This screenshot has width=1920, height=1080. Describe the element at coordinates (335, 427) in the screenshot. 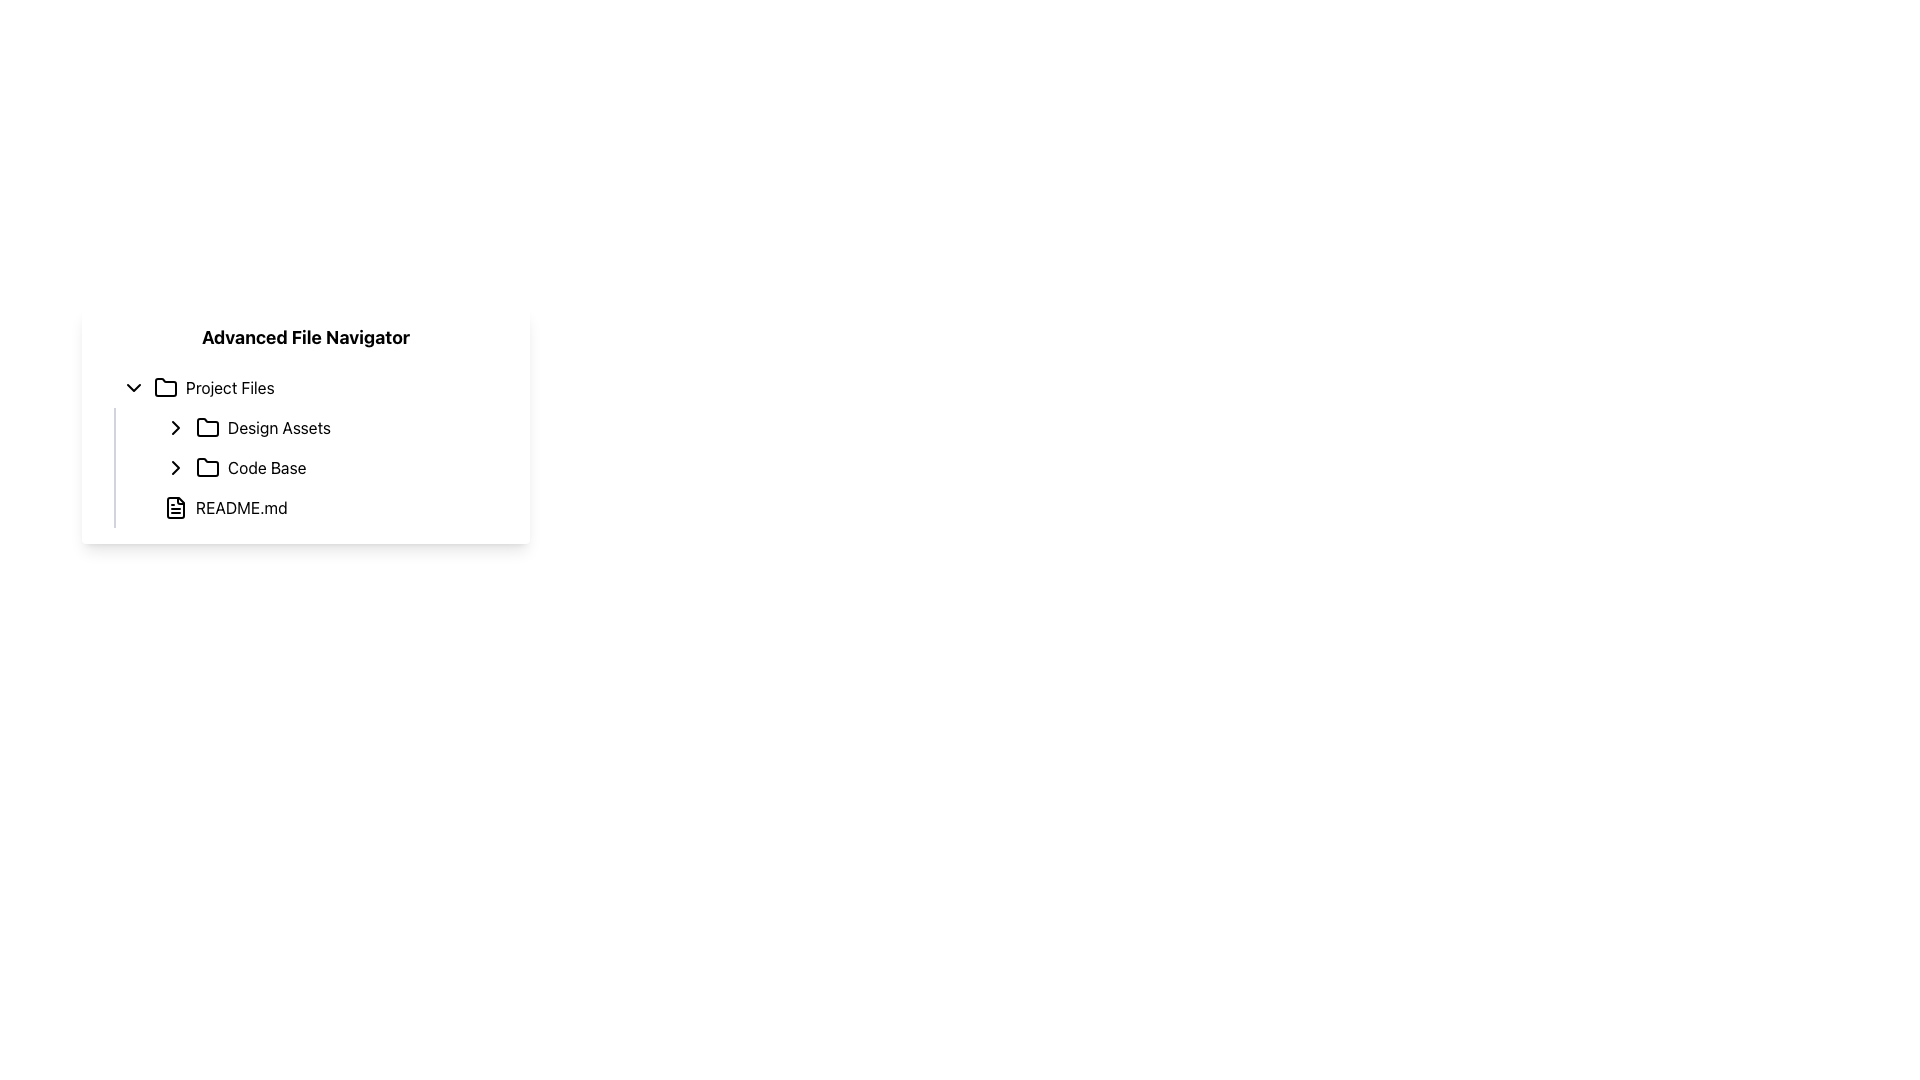

I see `the 'Design Assets' navigation link located in the advanced file navigator panel, positioned between the 'Project Files' group and the 'Code Base' item` at that location.